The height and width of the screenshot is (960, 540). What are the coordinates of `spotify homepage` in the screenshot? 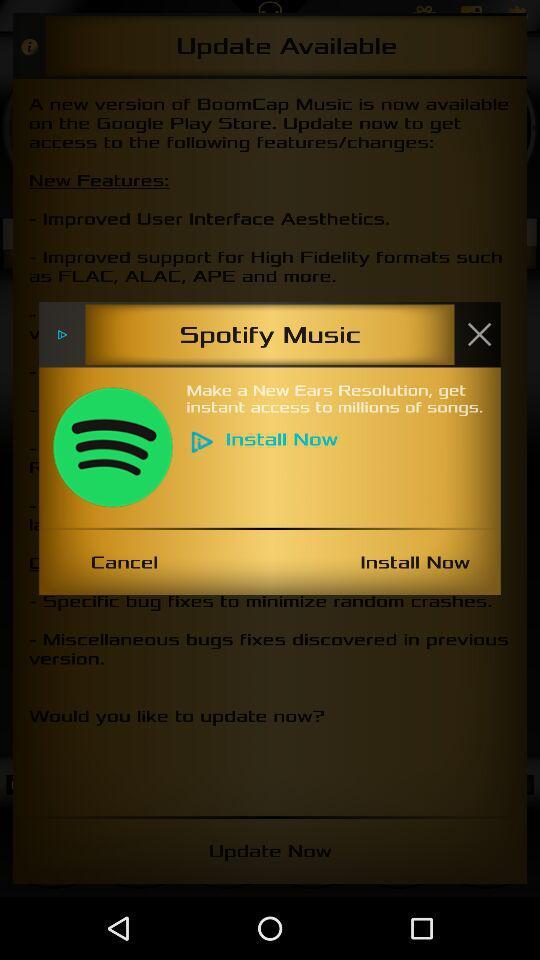 It's located at (112, 447).